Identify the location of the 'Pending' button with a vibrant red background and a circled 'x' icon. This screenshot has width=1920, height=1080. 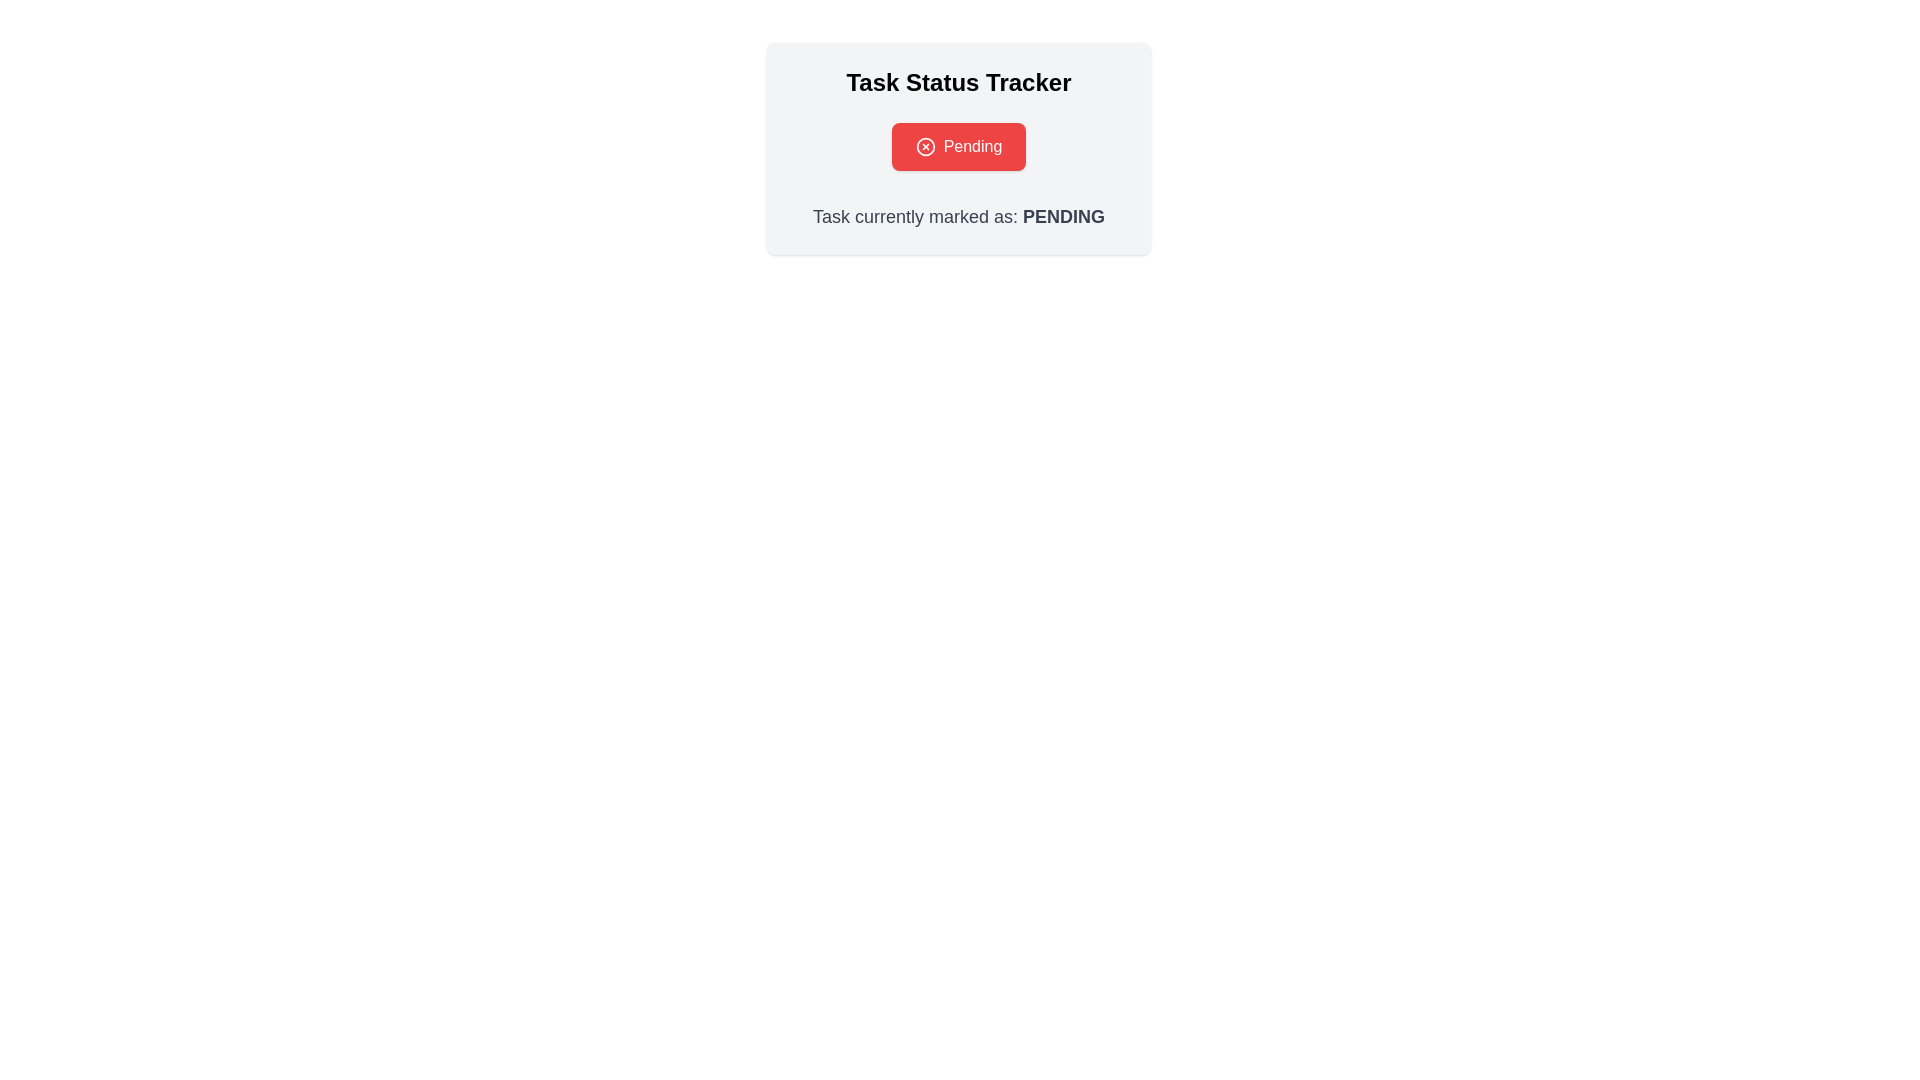
(958, 145).